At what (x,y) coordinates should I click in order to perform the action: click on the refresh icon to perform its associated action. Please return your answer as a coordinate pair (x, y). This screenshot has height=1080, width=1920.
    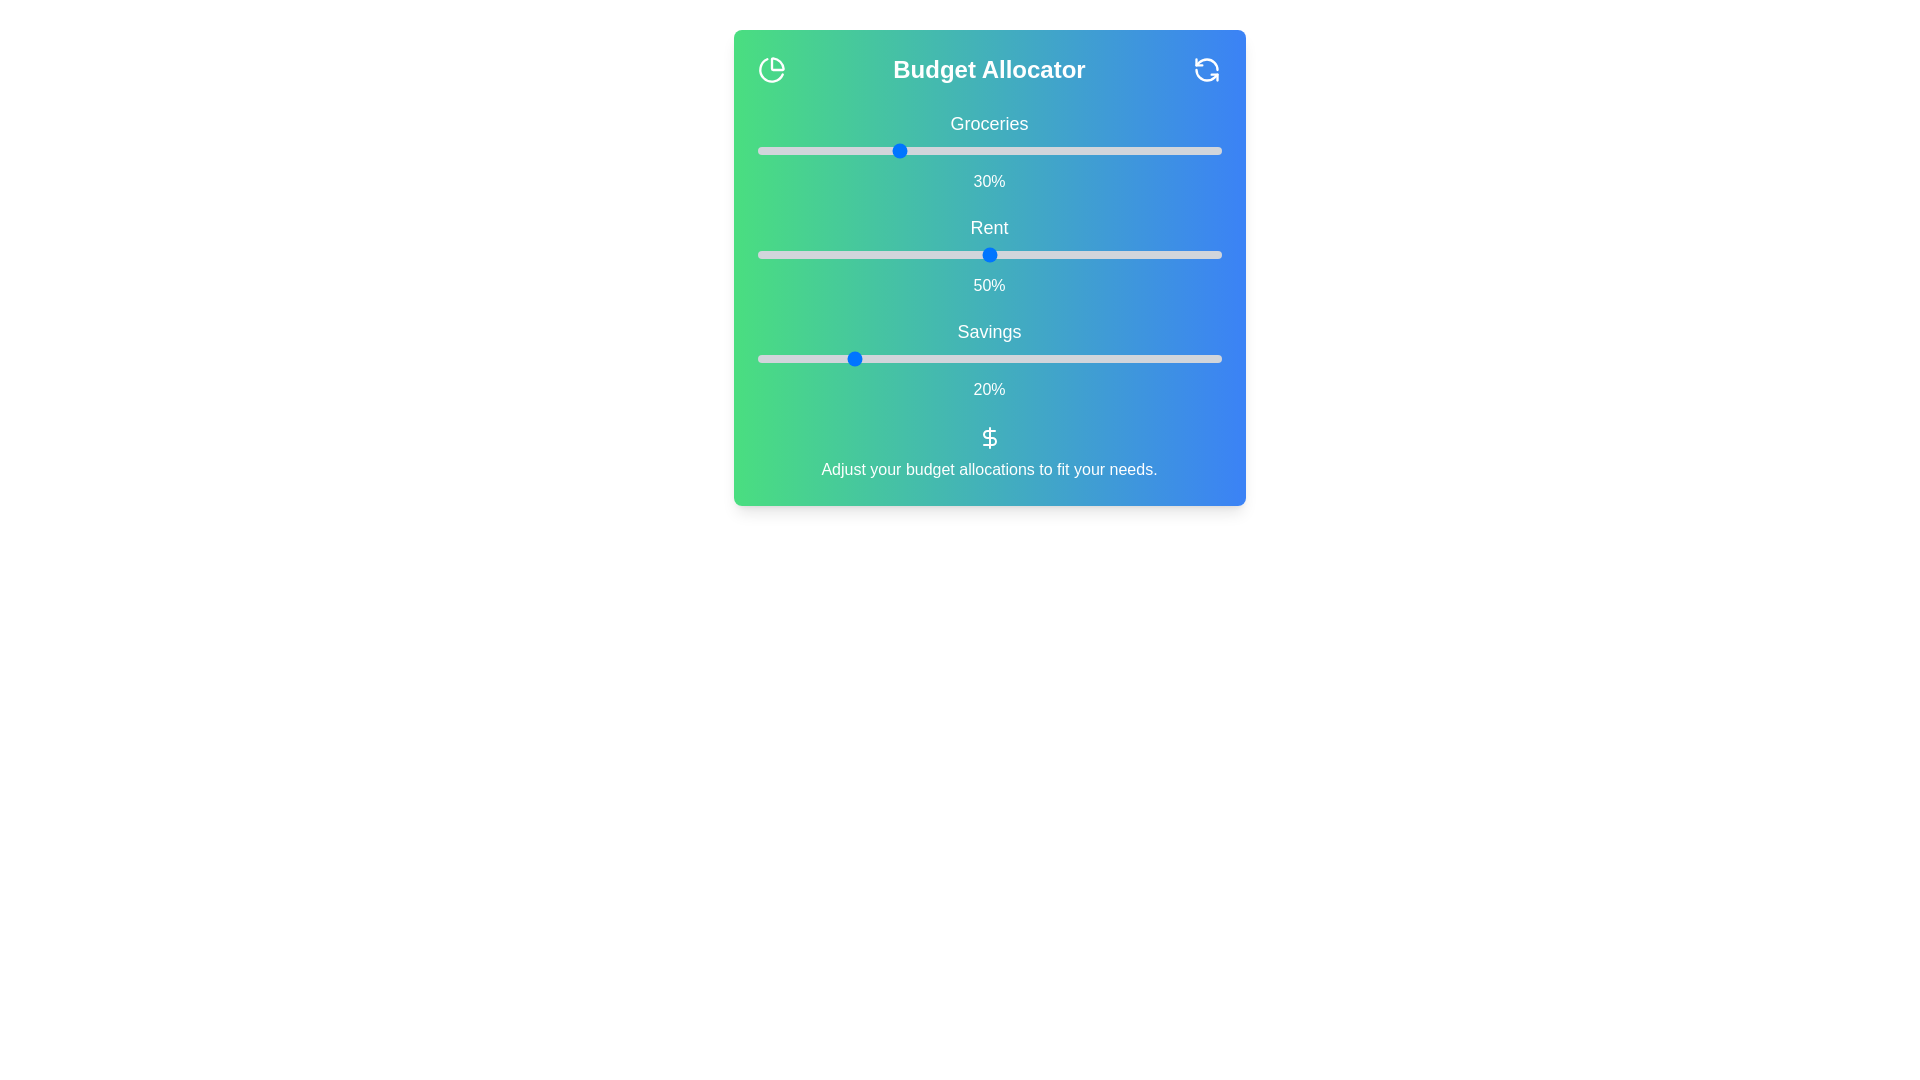
    Looking at the image, I should click on (1206, 68).